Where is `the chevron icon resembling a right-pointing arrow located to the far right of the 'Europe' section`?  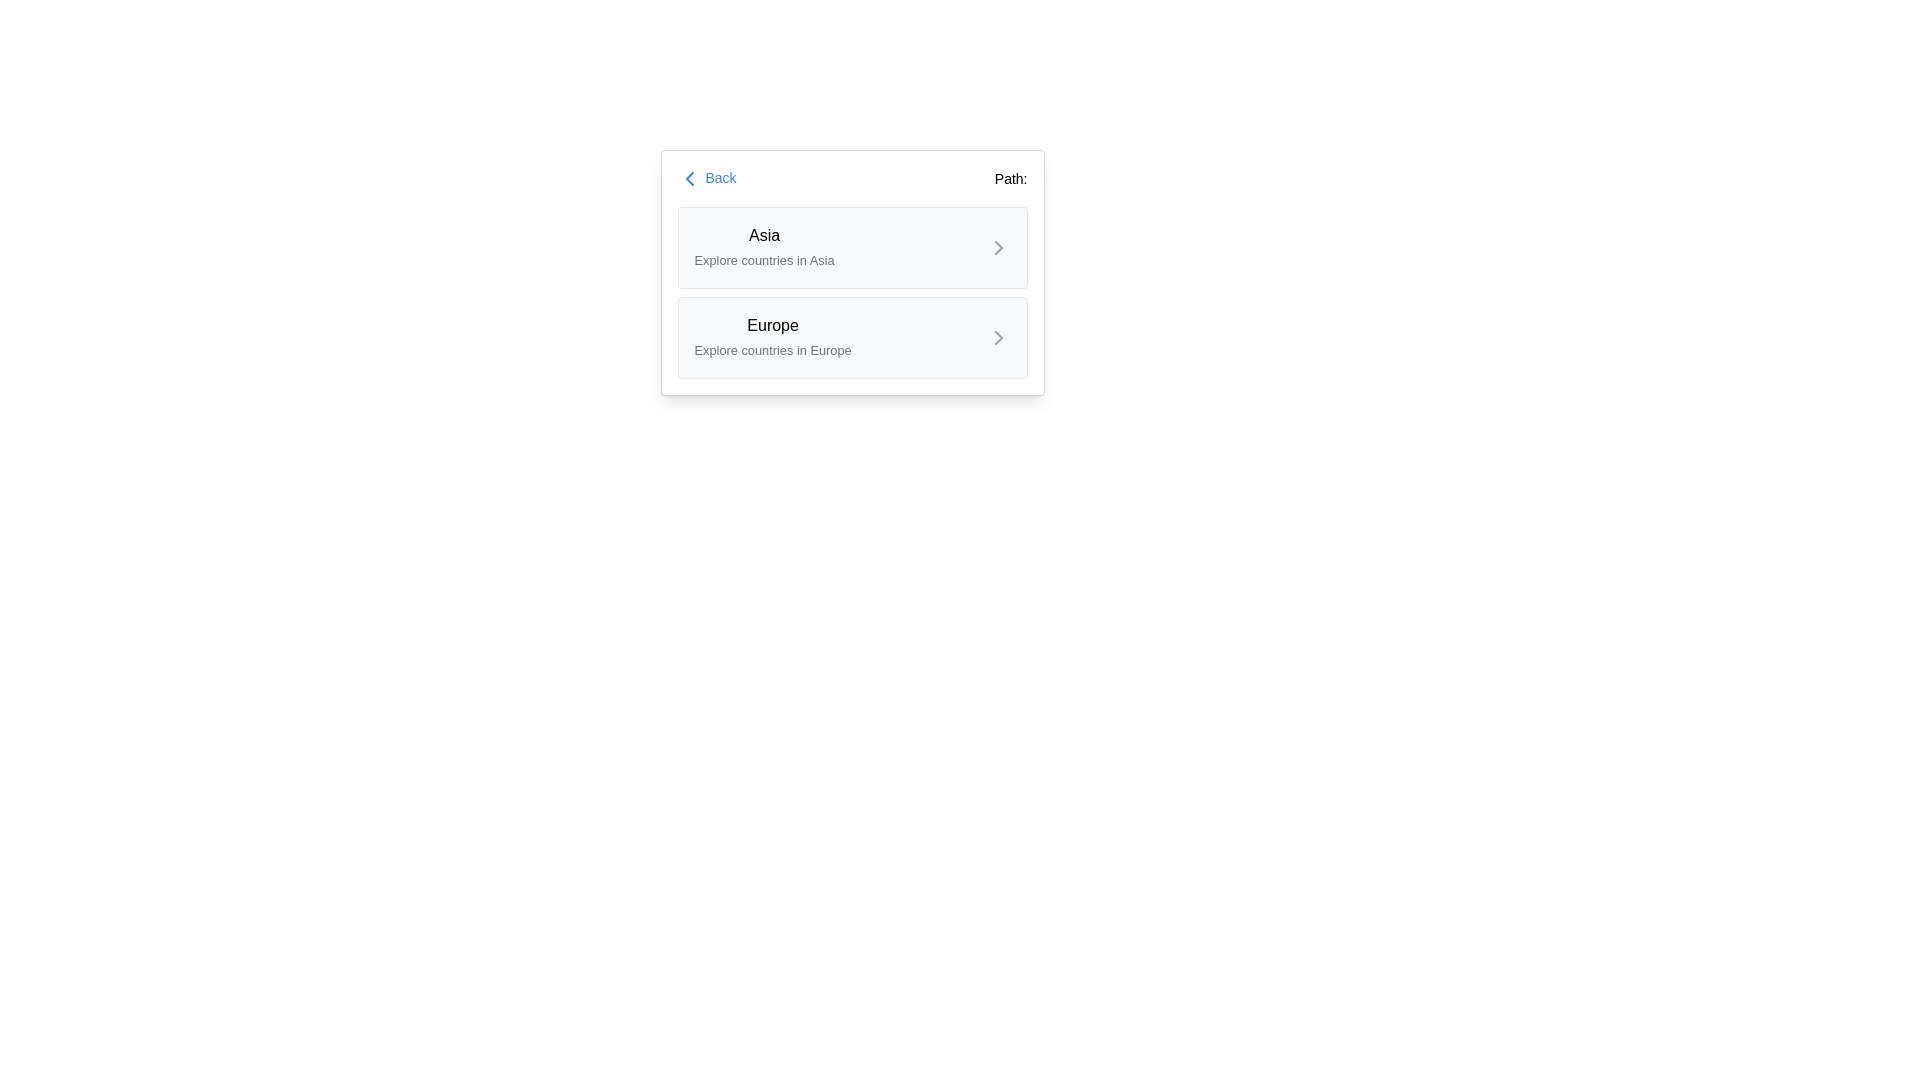 the chevron icon resembling a right-pointing arrow located to the far right of the 'Europe' section is located at coordinates (998, 337).